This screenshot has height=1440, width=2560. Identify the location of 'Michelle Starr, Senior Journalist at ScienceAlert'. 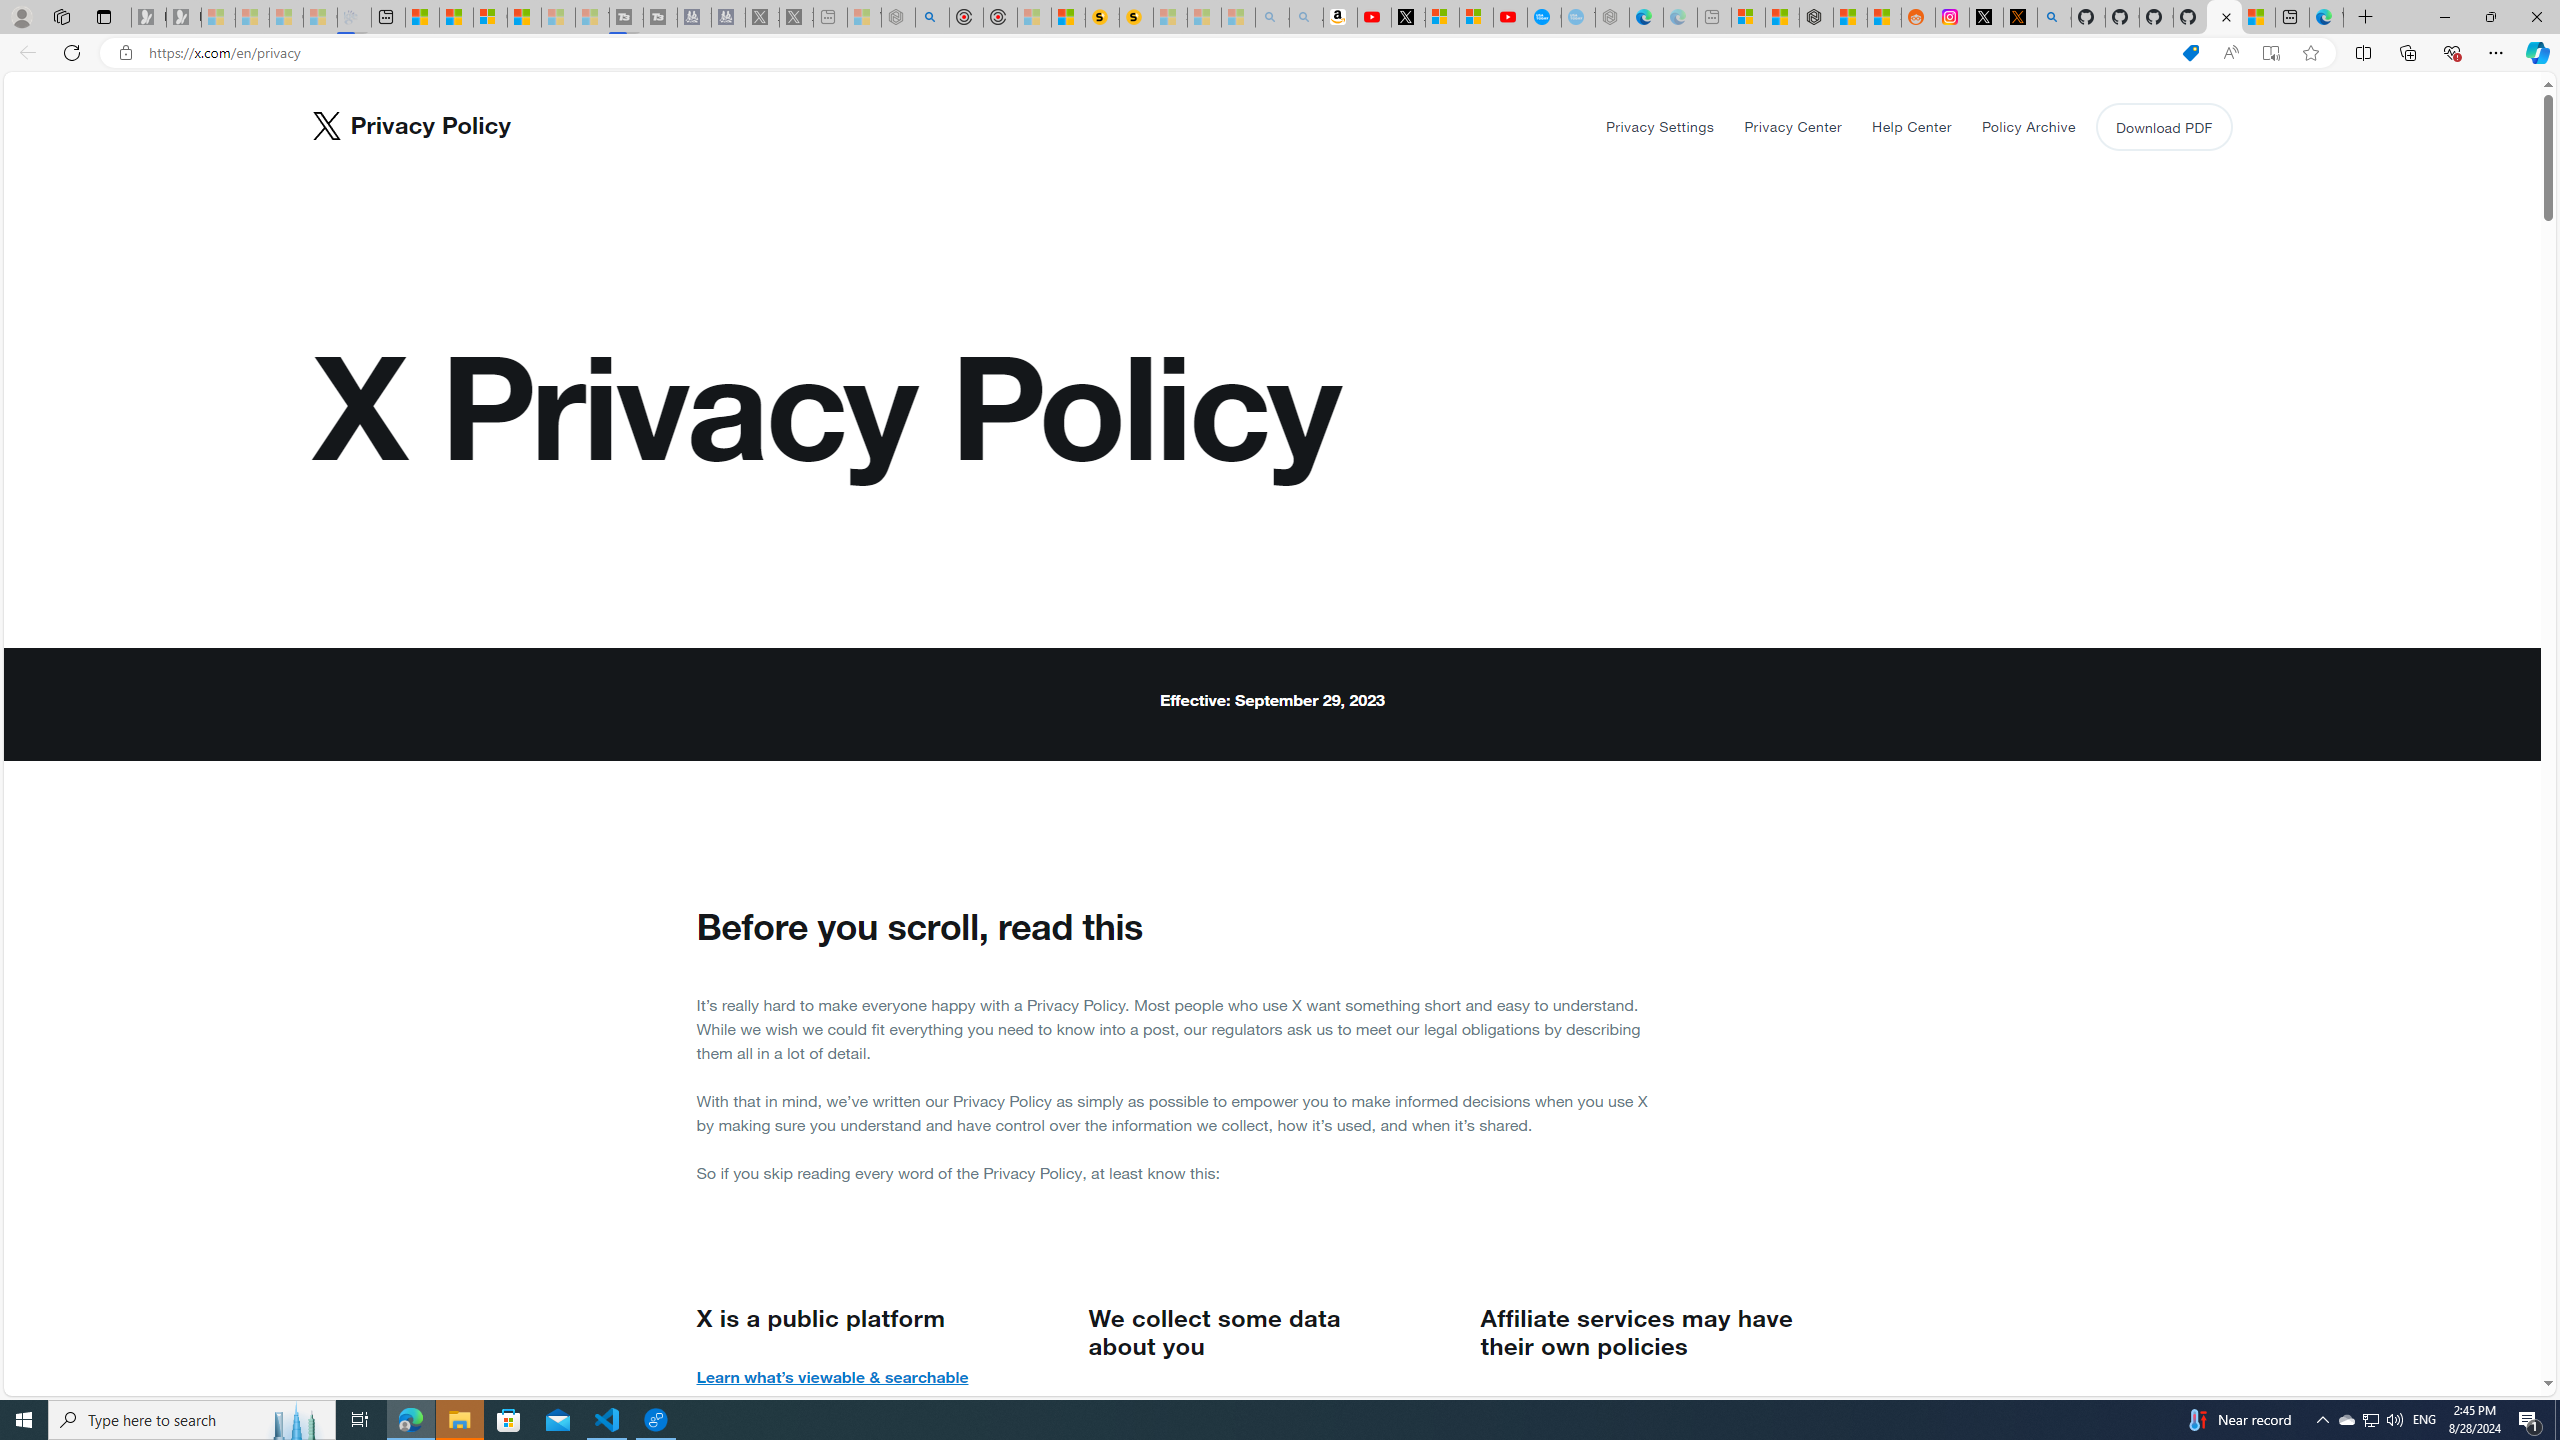
(1136, 16).